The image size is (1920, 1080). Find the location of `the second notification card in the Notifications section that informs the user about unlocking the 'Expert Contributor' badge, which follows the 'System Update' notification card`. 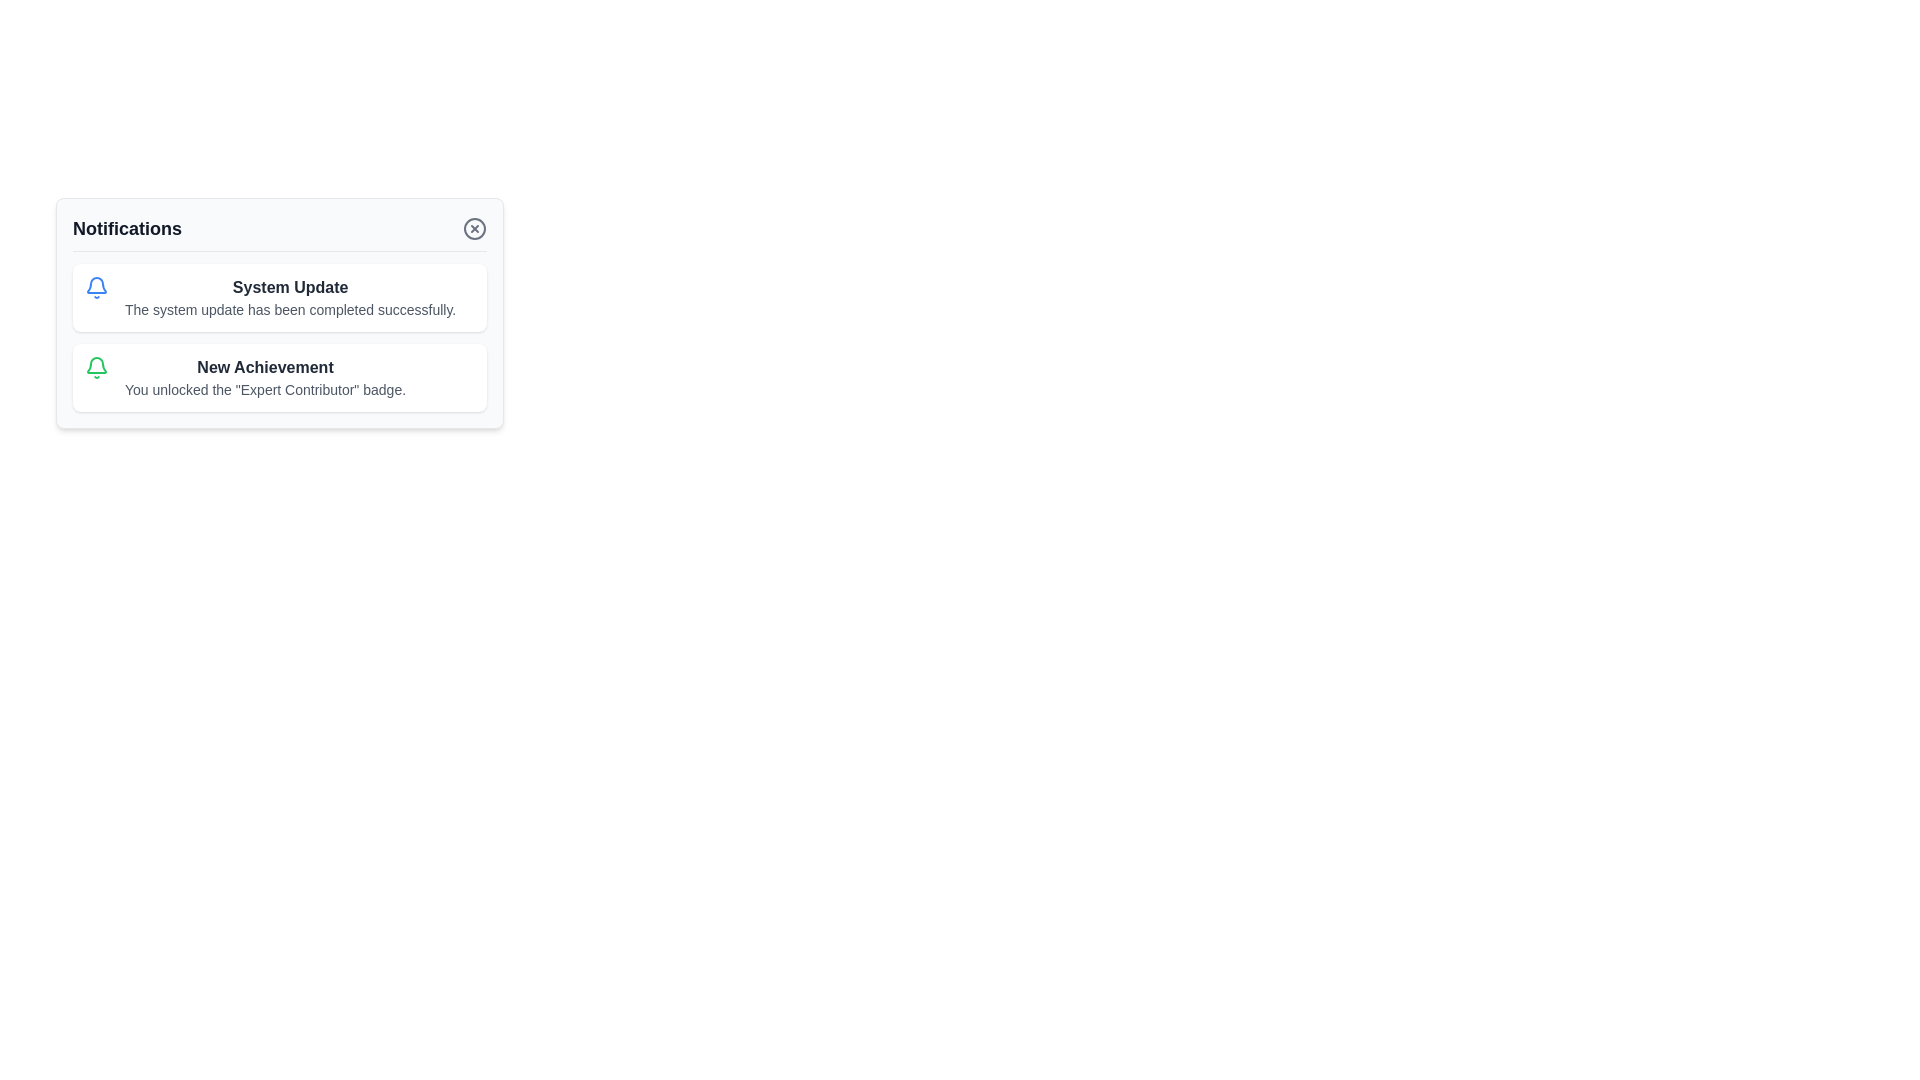

the second notification card in the Notifications section that informs the user about unlocking the 'Expert Contributor' badge, which follows the 'System Update' notification card is located at coordinates (278, 378).